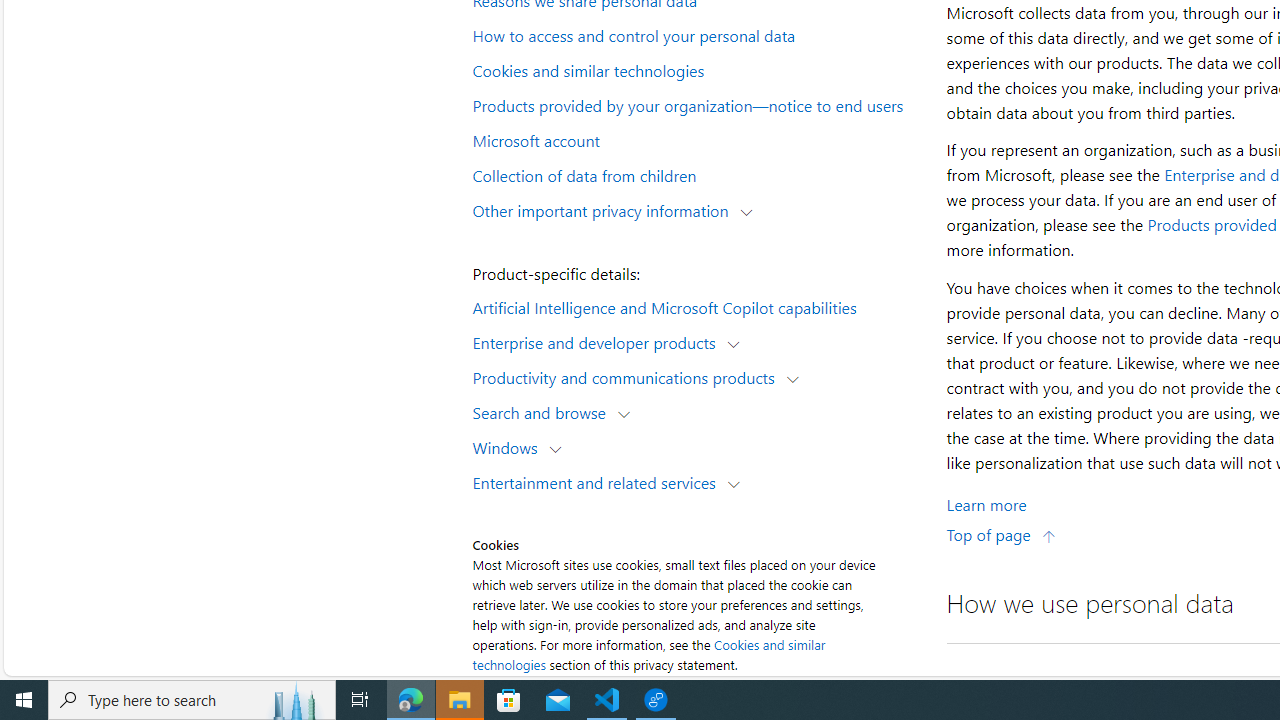  Describe the element at coordinates (696, 173) in the screenshot. I see `'Collection of data from children'` at that location.